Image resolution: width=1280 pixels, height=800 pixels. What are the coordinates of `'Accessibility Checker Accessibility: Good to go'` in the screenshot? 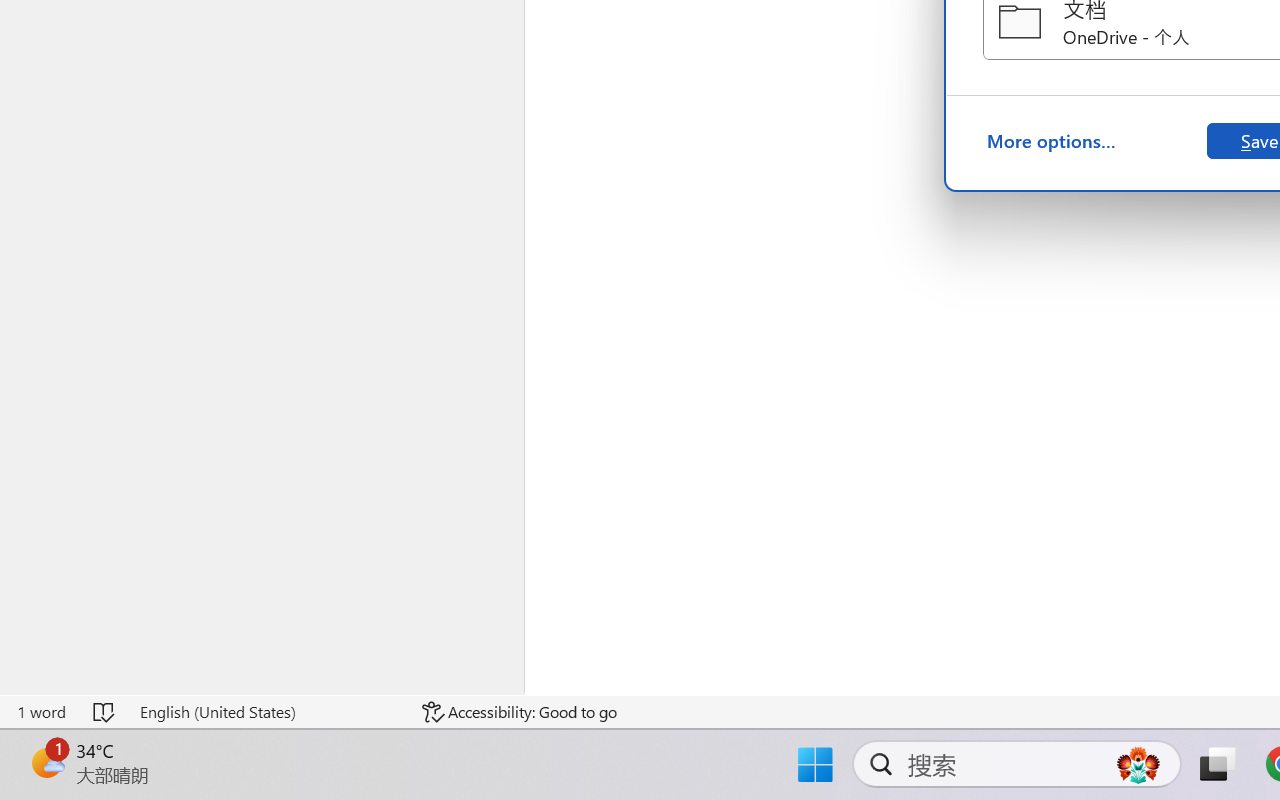 It's located at (519, 711).